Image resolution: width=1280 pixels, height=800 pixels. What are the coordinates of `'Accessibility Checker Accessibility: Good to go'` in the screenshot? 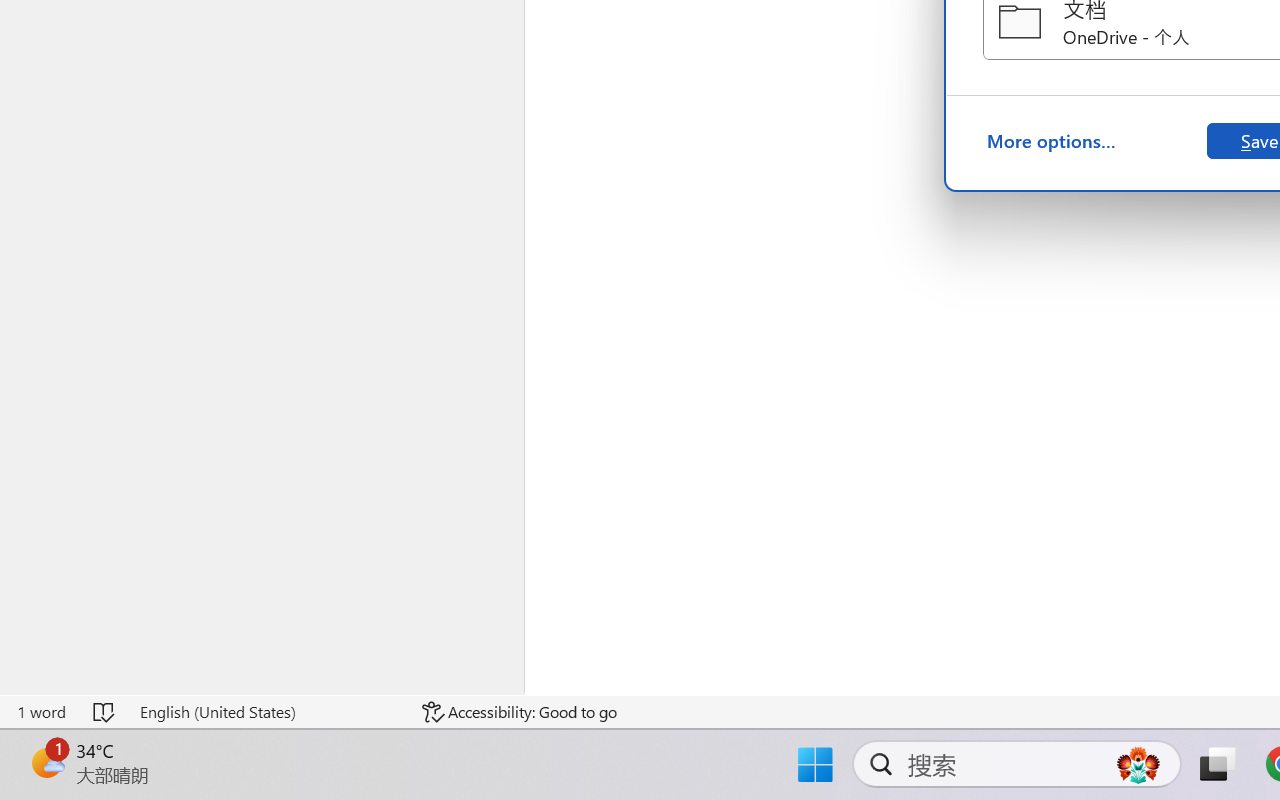 It's located at (519, 711).